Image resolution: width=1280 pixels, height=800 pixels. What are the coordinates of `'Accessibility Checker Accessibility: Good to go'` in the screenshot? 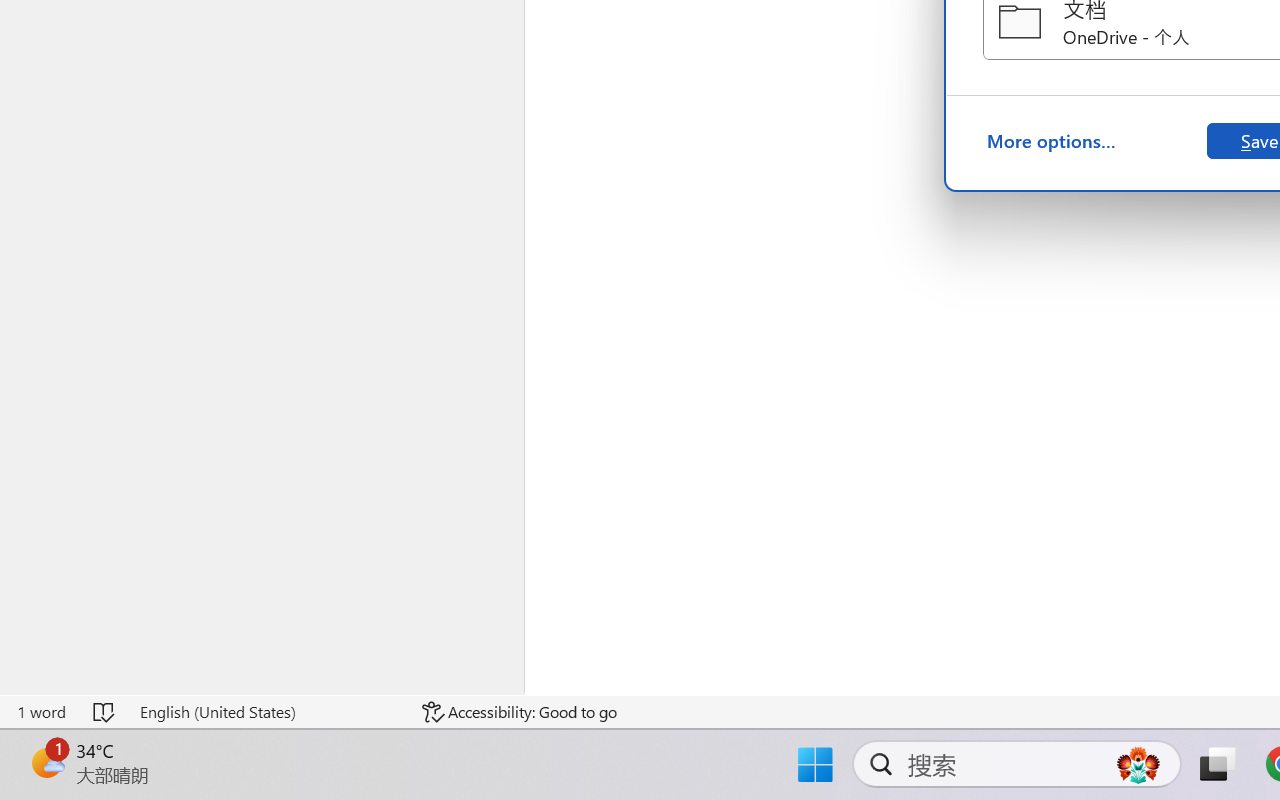 It's located at (519, 711).